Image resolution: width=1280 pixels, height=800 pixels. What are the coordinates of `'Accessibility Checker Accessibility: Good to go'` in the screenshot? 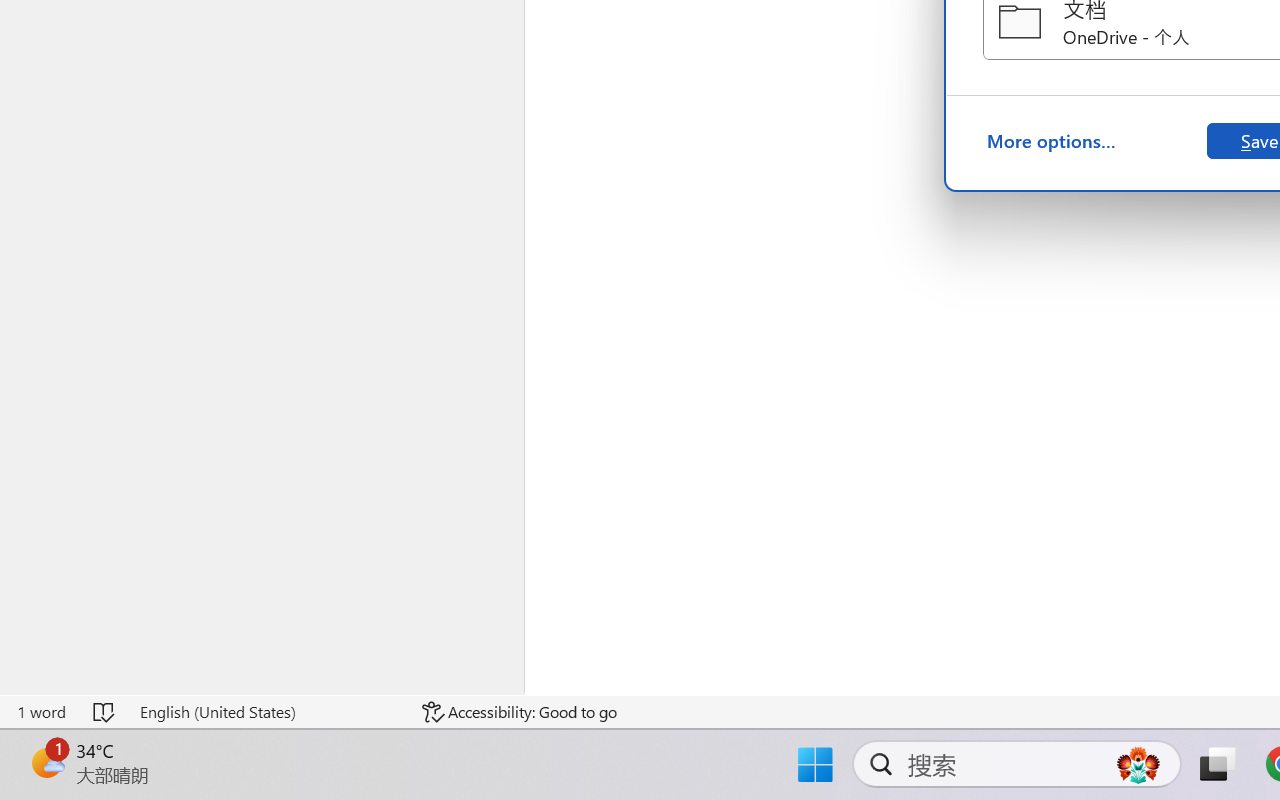 It's located at (519, 711).